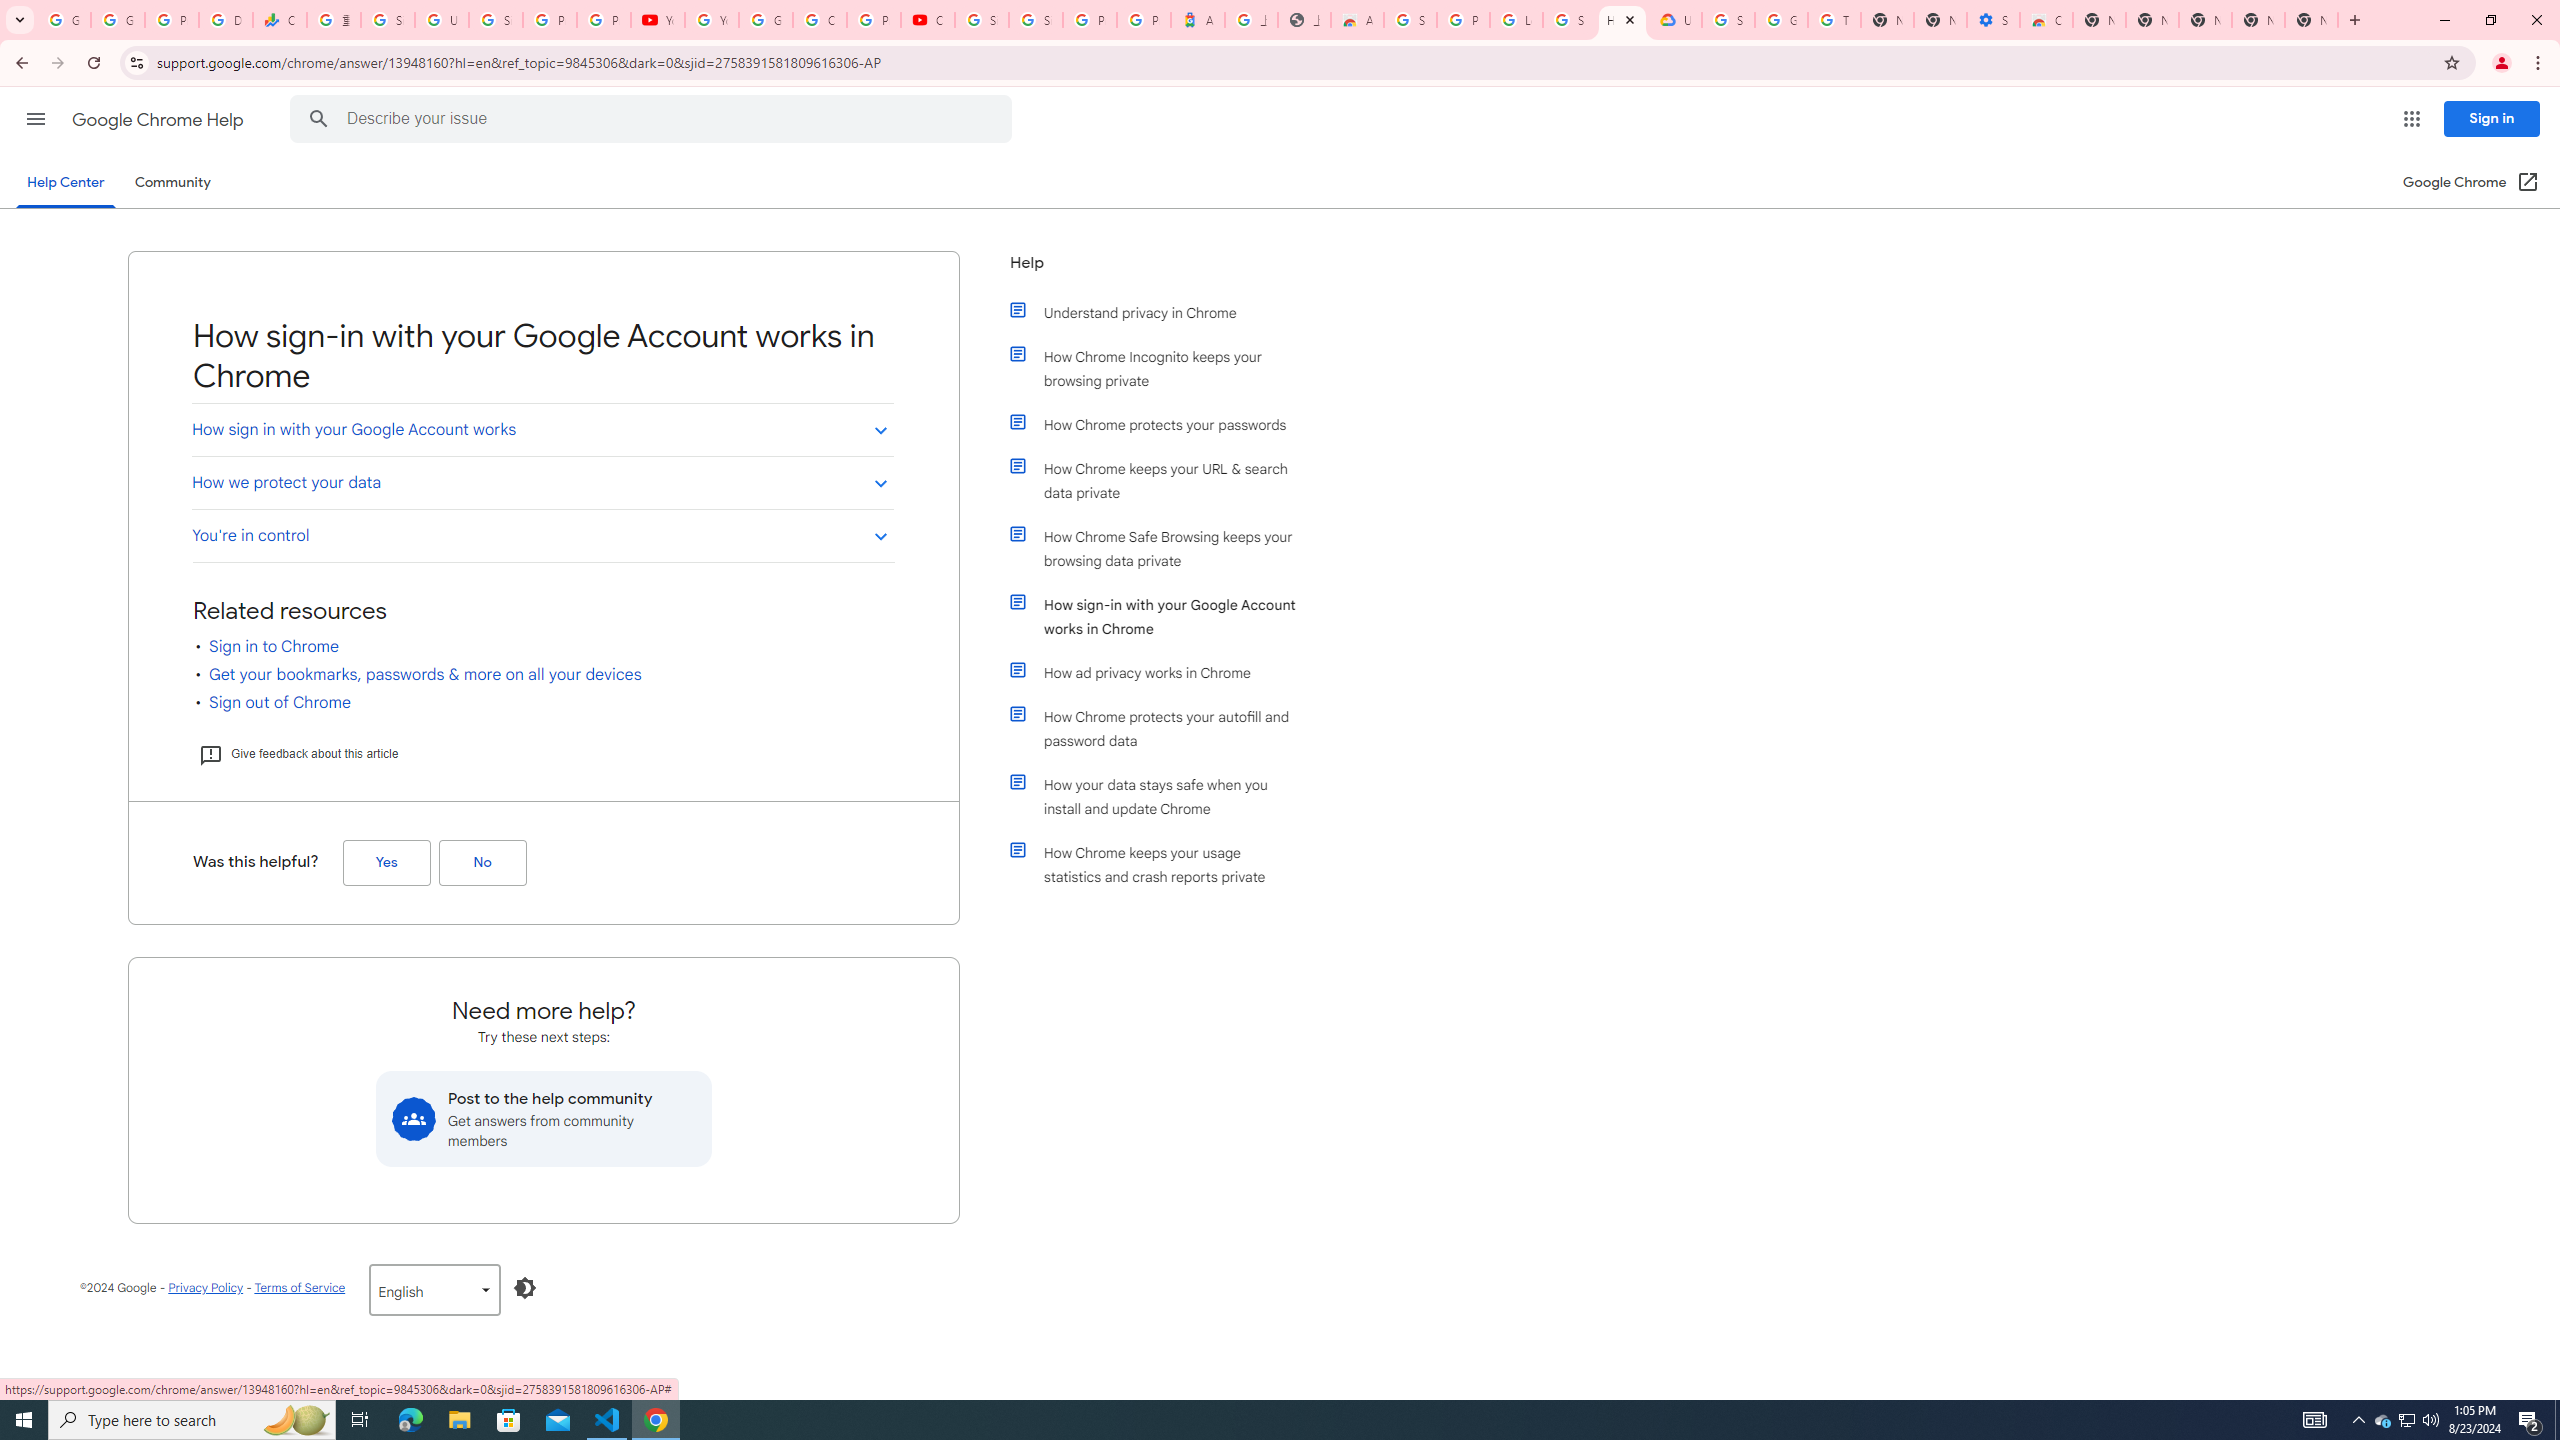  What do you see at coordinates (1162, 616) in the screenshot?
I see `'How sign-in with your Google Account works in Chrome'` at bounding box center [1162, 616].